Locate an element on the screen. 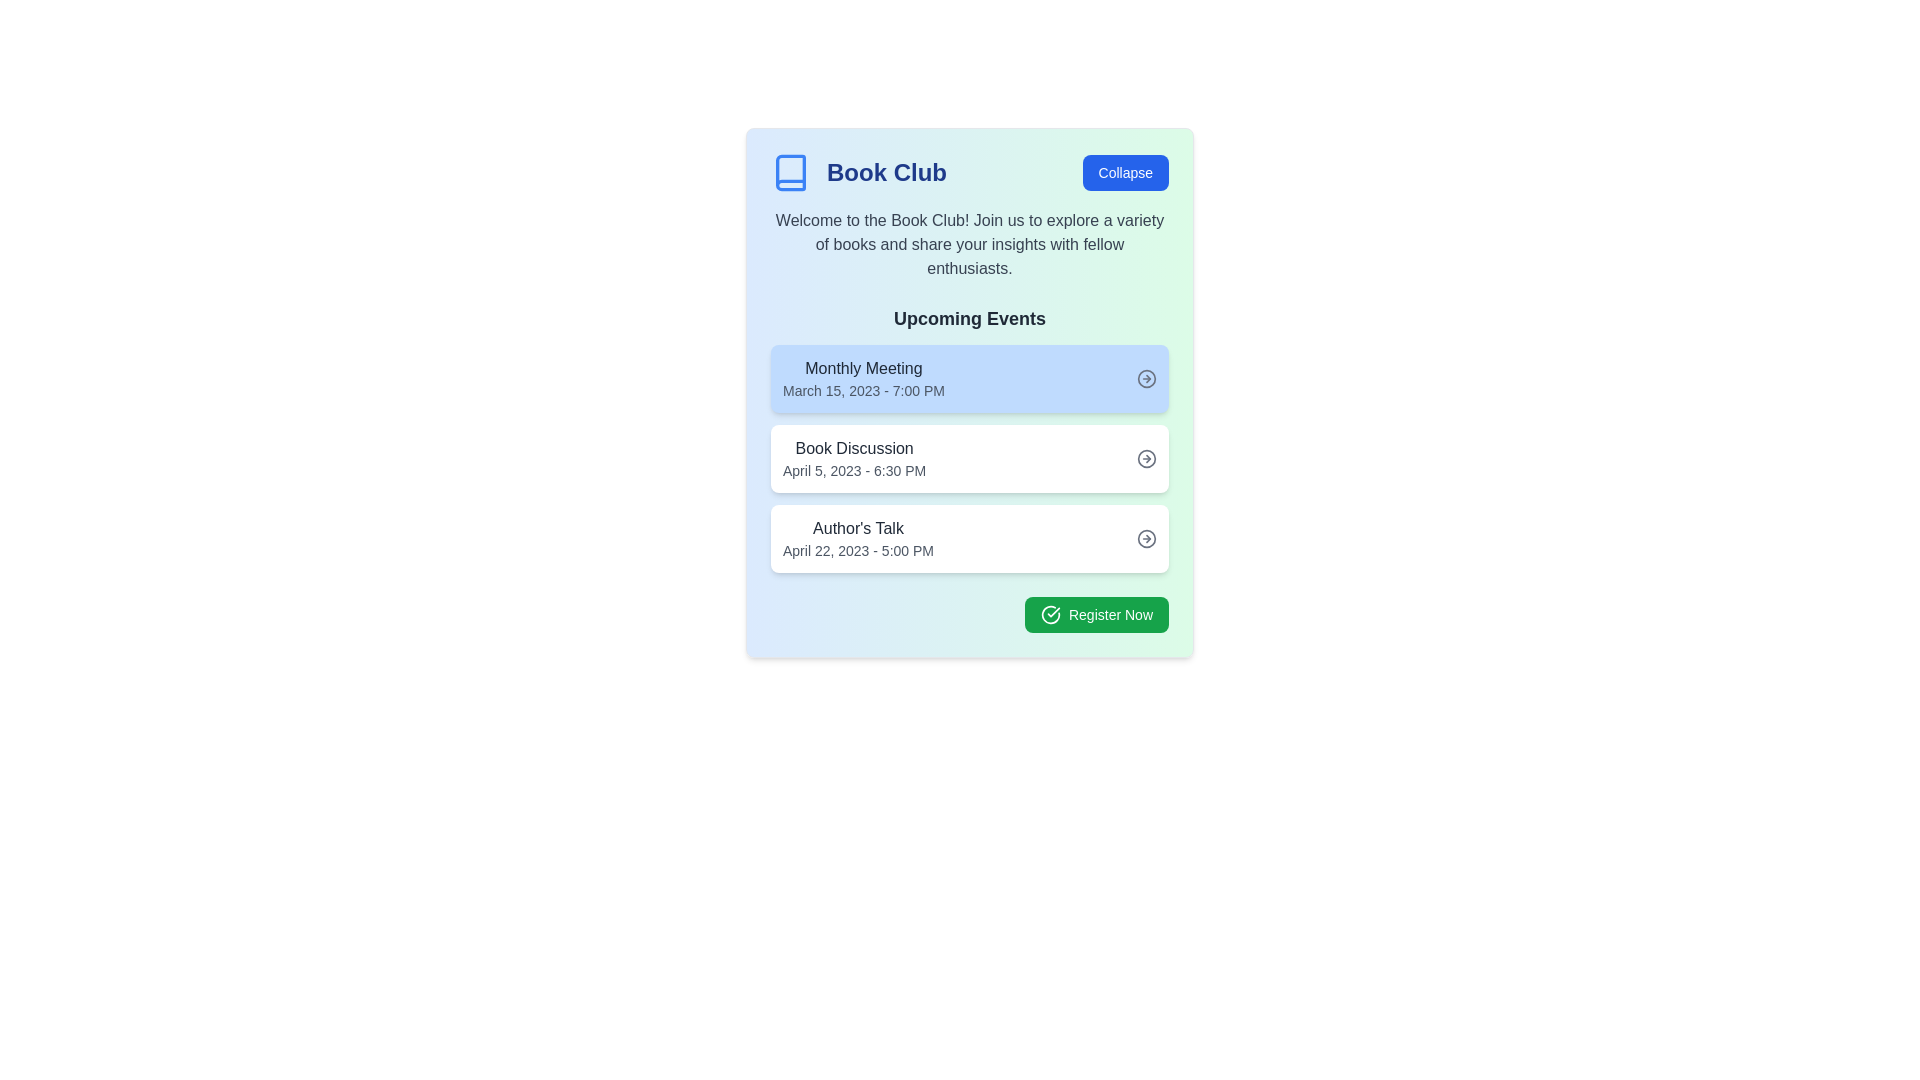 This screenshot has width=1920, height=1080. the Text label displaying event details for the 'Book Club' meeting located in the light blue card in the 'Upcoming Events' section is located at coordinates (864, 378).